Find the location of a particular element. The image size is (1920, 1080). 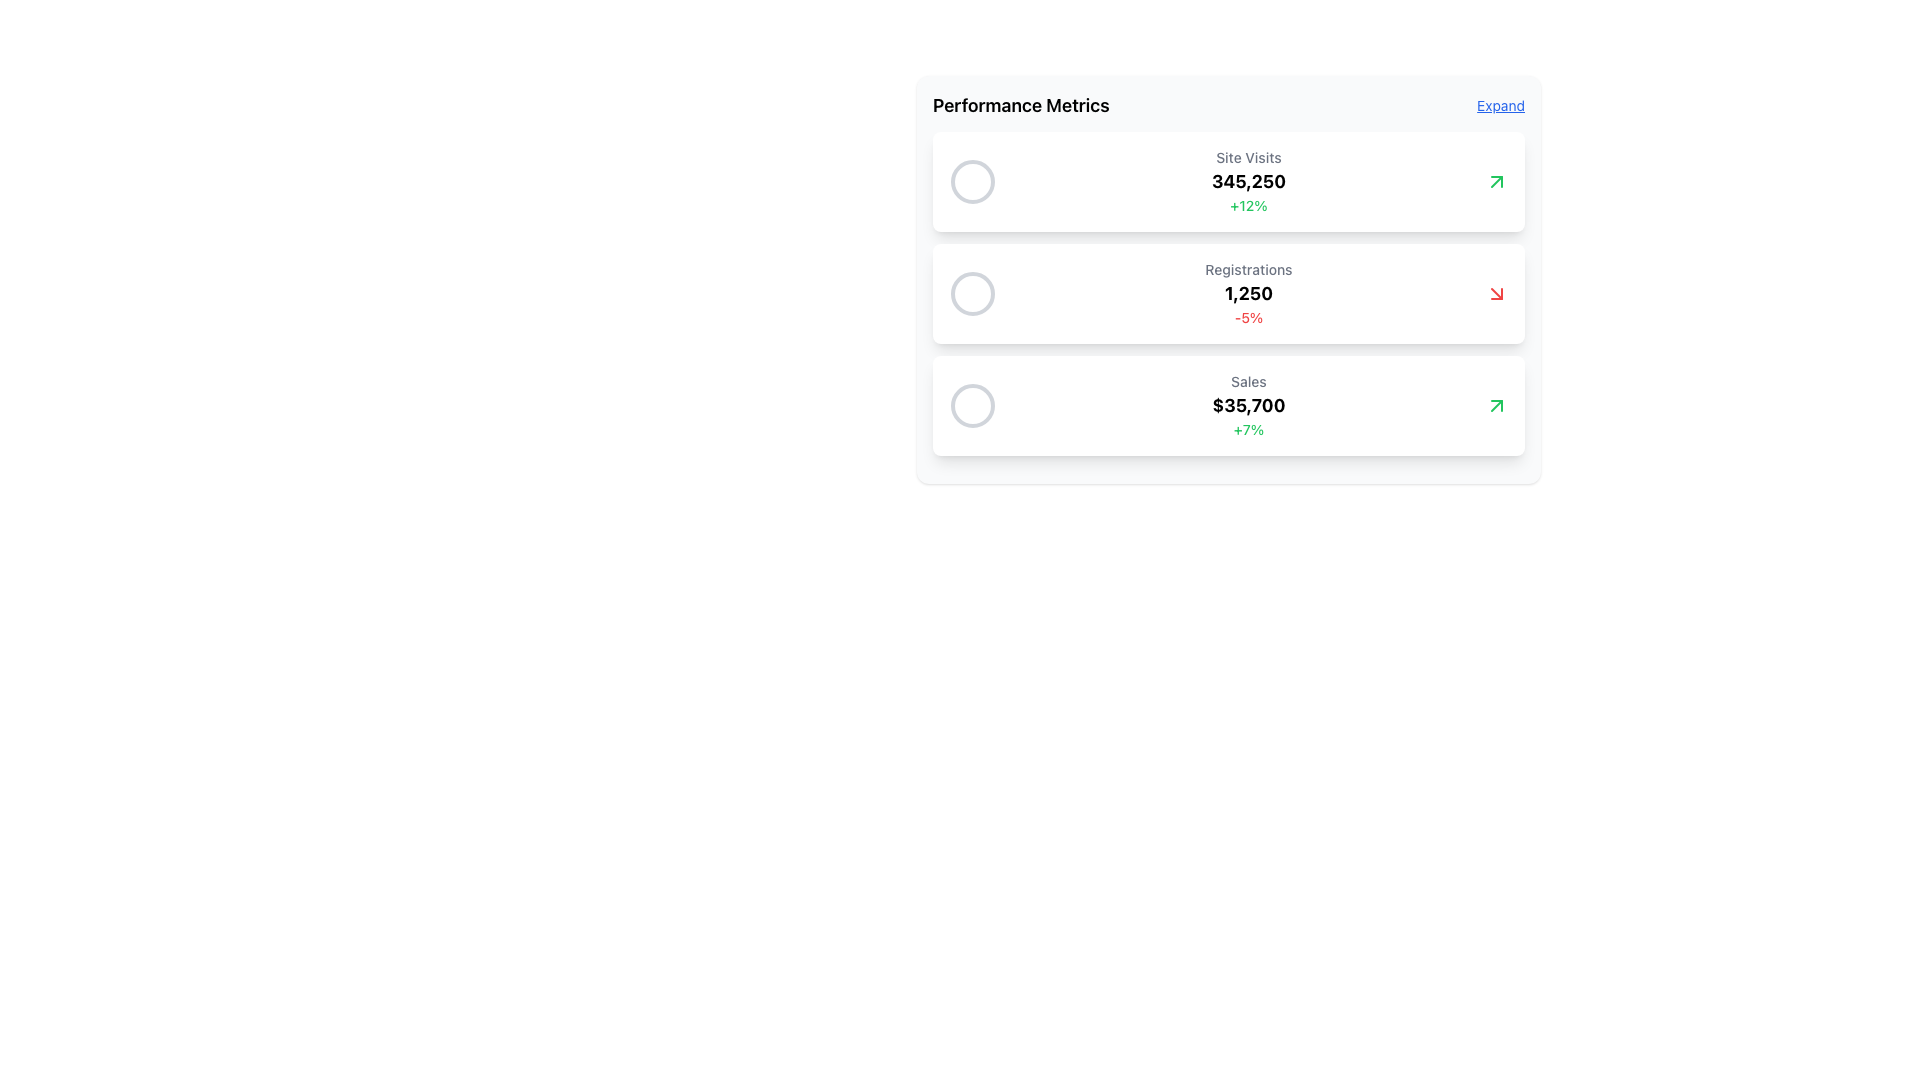

the downward-right red arrow icon located at the right margin of the second row in the card layout, adjacent to the '-5%' text indicating a negative trend is located at coordinates (1497, 293).